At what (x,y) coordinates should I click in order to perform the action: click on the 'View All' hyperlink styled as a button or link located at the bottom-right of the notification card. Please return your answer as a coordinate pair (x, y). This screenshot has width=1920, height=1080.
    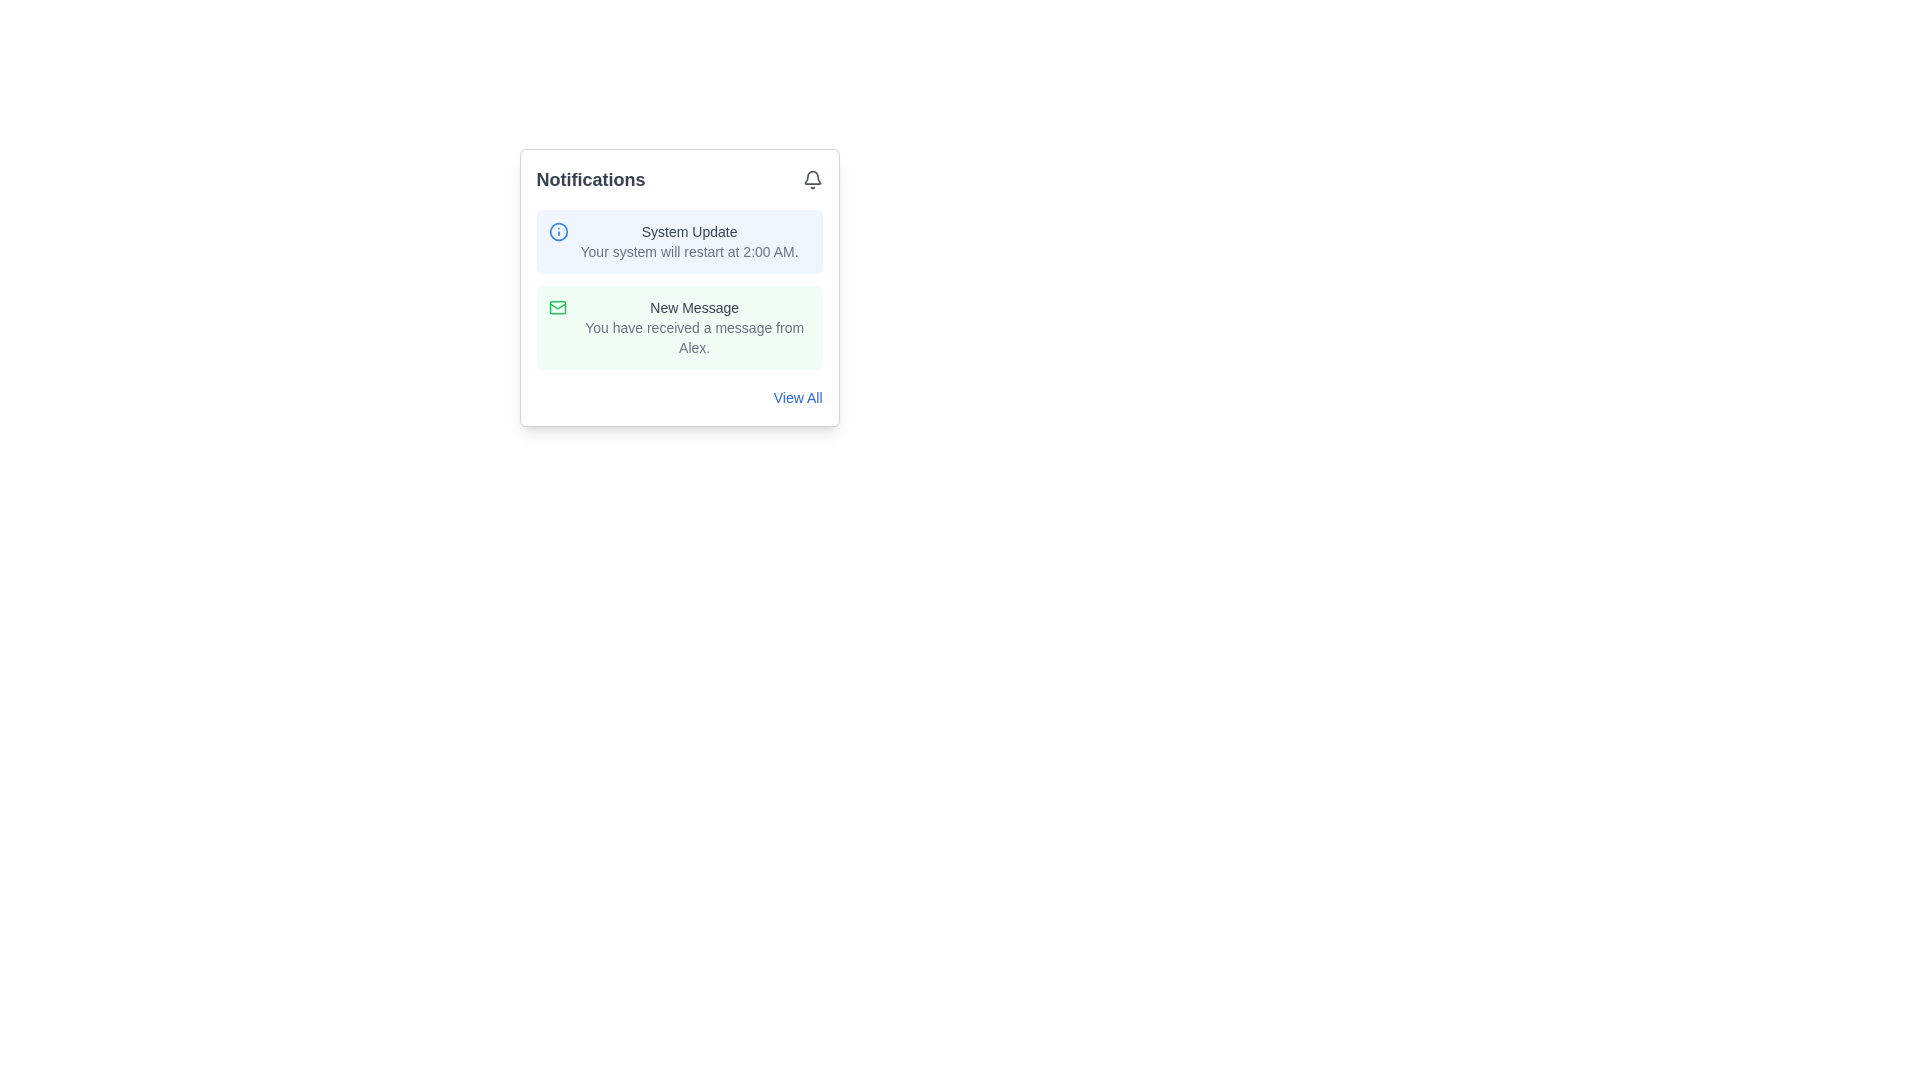
    Looking at the image, I should click on (679, 397).